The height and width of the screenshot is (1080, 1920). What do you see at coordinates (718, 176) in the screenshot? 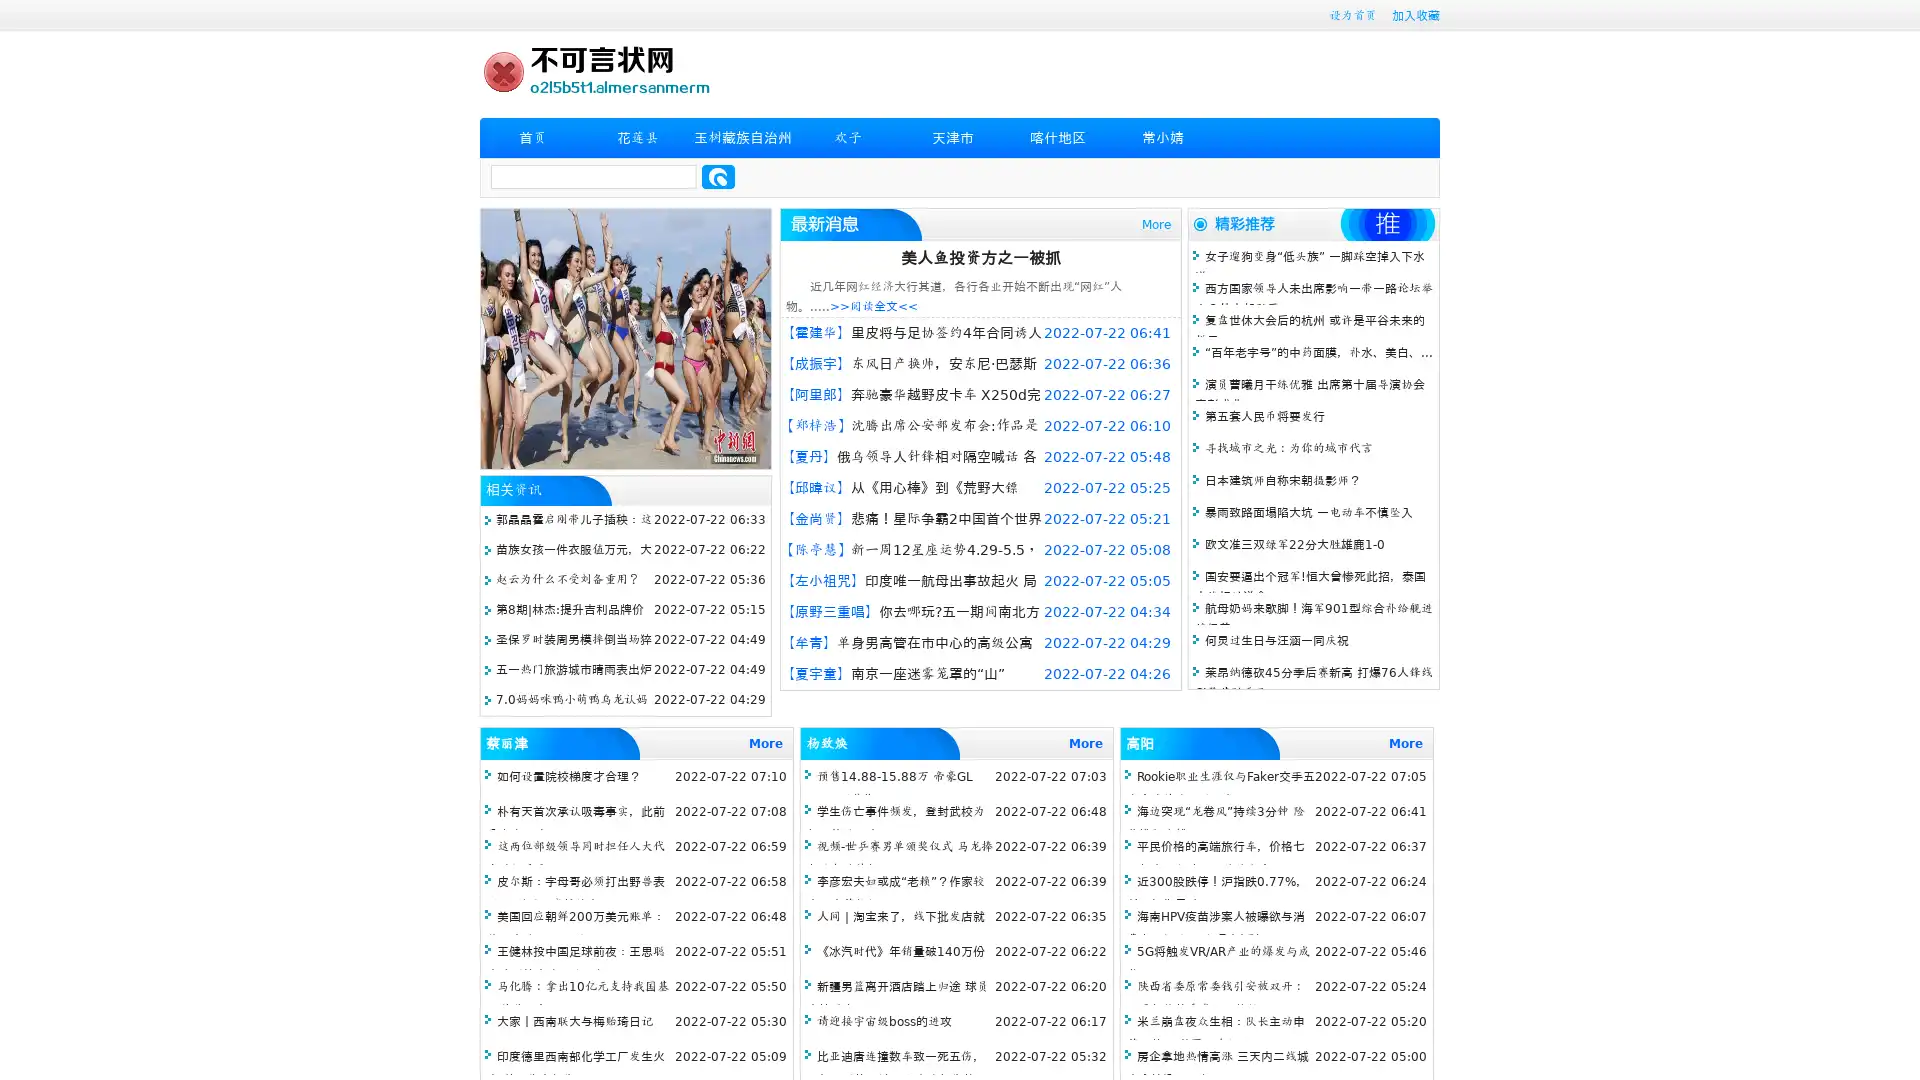
I see `Search` at bounding box center [718, 176].